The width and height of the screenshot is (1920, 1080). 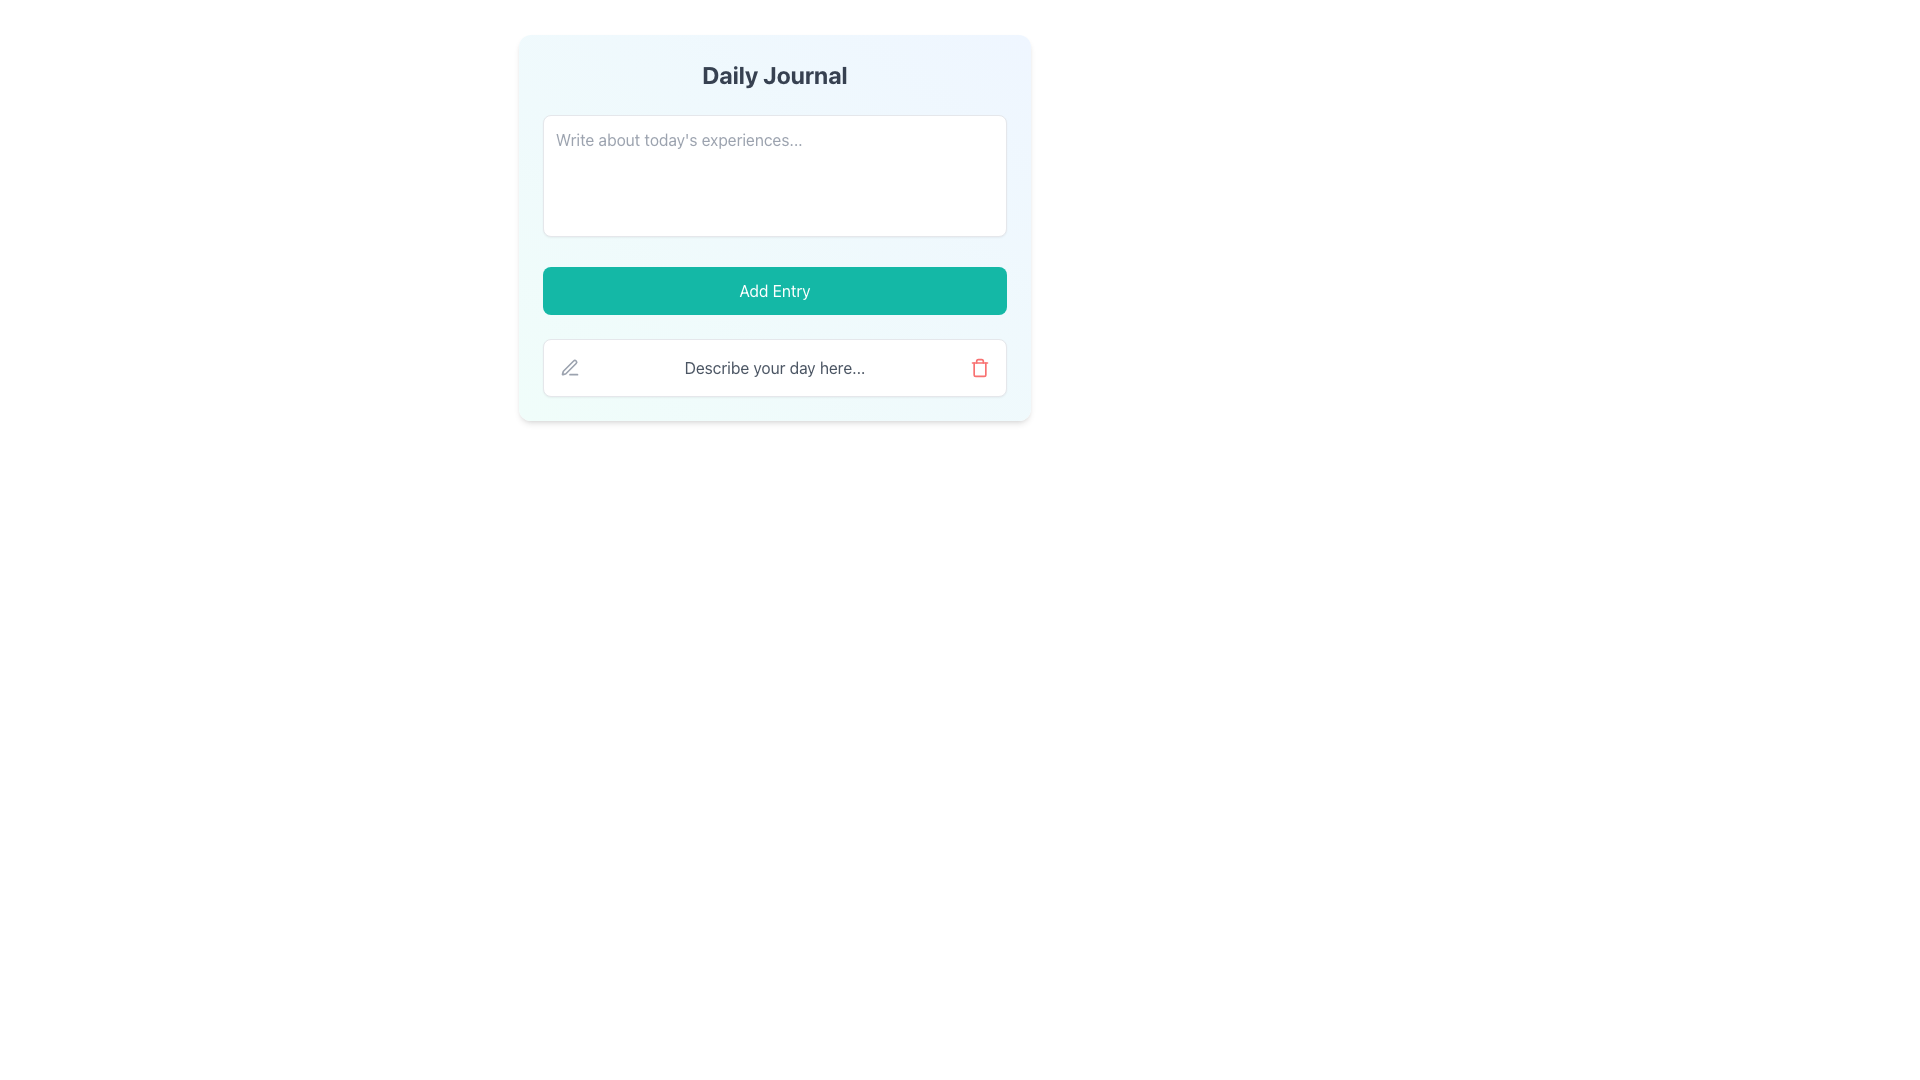 What do you see at coordinates (979, 367) in the screenshot?
I see `the delete icon button located to the far right of the text 'Describe your day here...' to initiate a delete action` at bounding box center [979, 367].